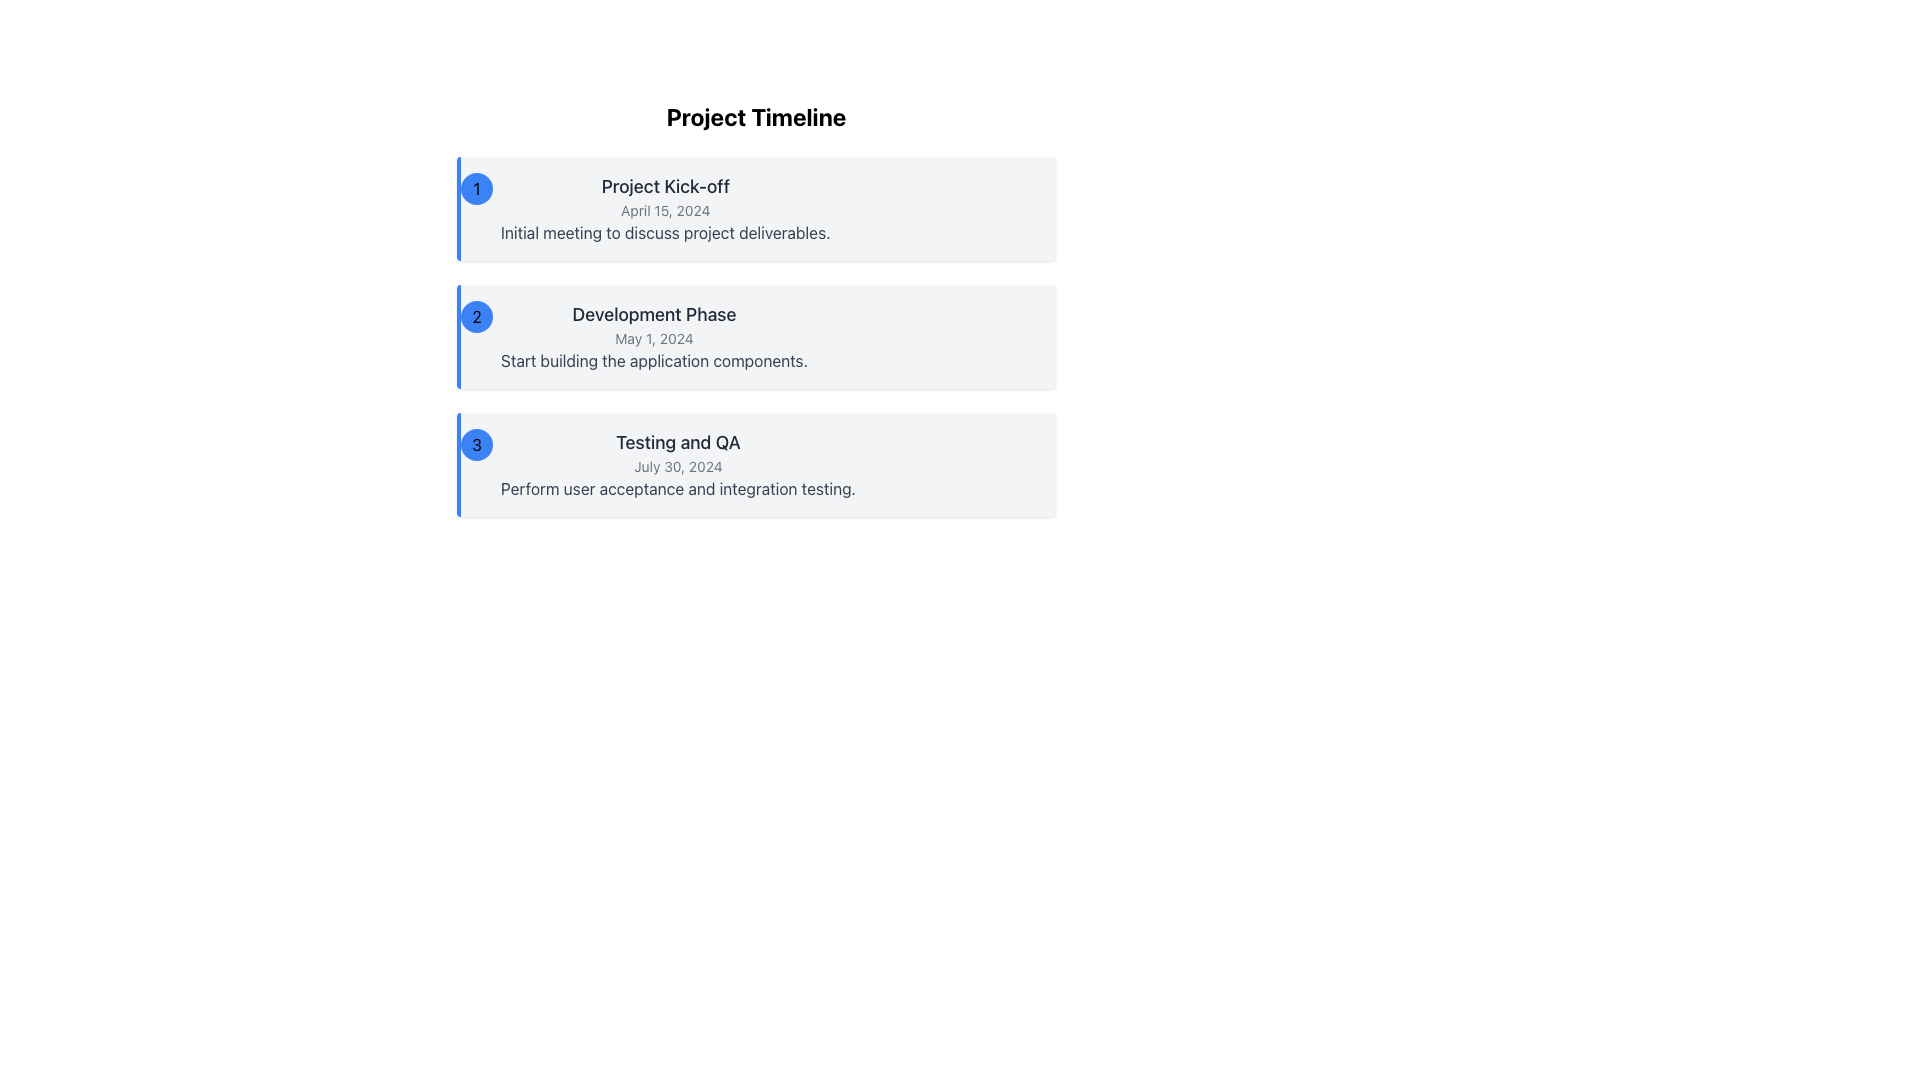 This screenshot has width=1920, height=1080. What do you see at coordinates (755, 308) in the screenshot?
I see `information displayed on the 'Development Phase' card, which is the second card in the timeline list, located between 'Project Kick-off' and 'Testing and QA'` at bounding box center [755, 308].